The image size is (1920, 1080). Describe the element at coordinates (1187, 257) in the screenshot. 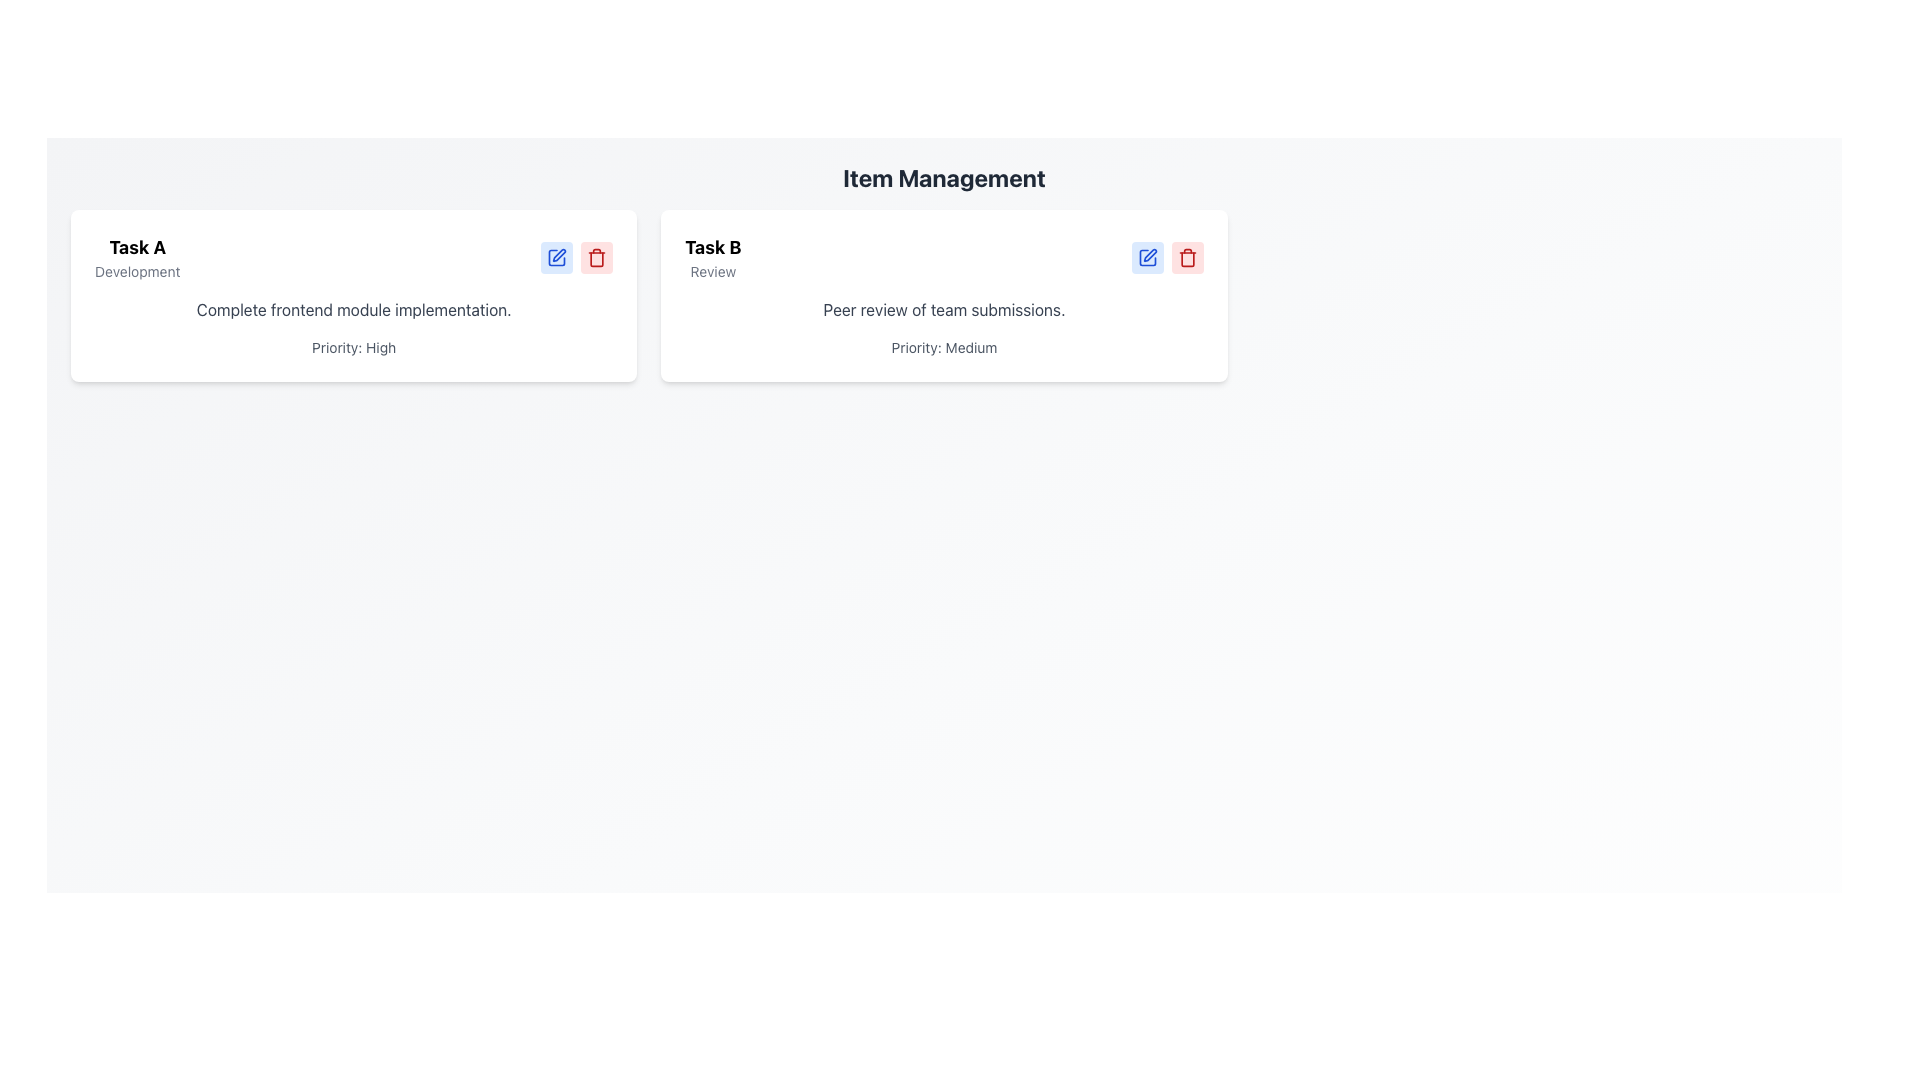

I see `the red trash icon button located at the top-right corner of the Task B card` at that location.